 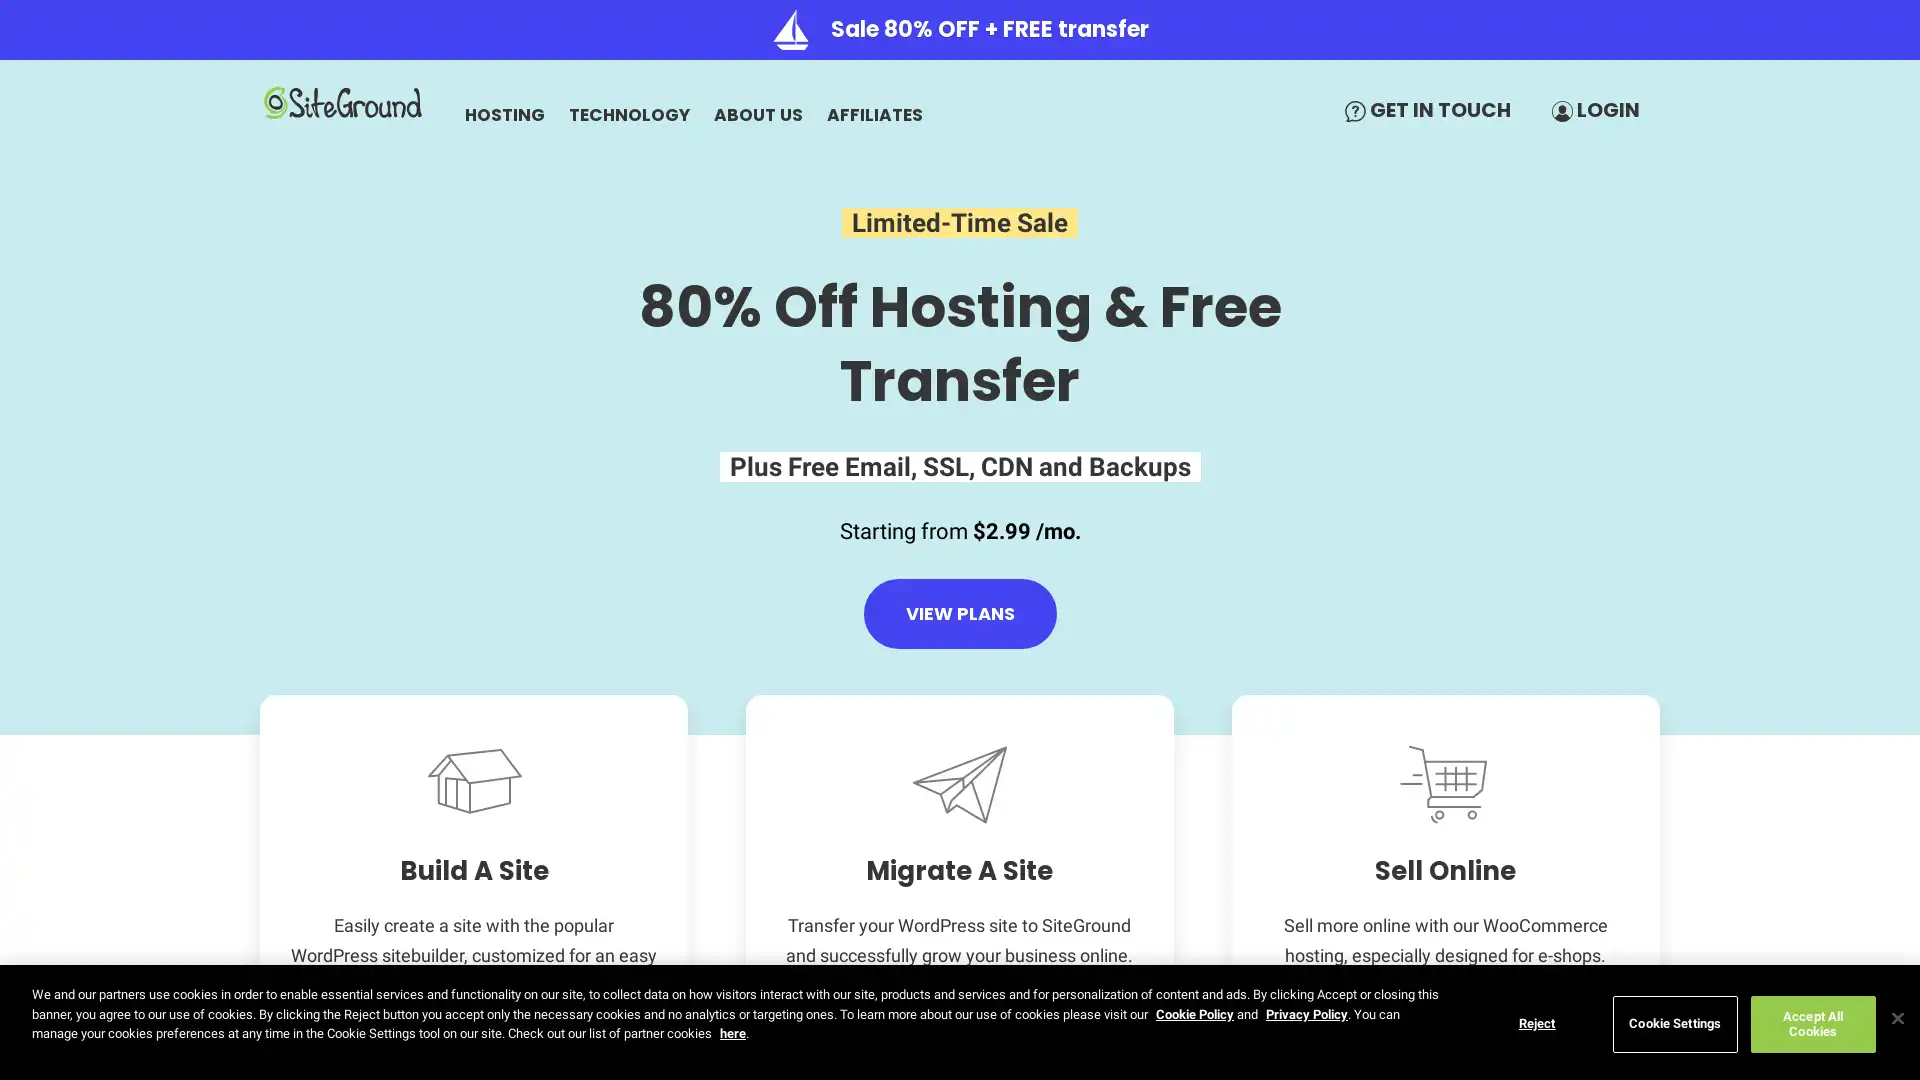 What do you see at coordinates (1535, 1023) in the screenshot?
I see `Reject` at bounding box center [1535, 1023].